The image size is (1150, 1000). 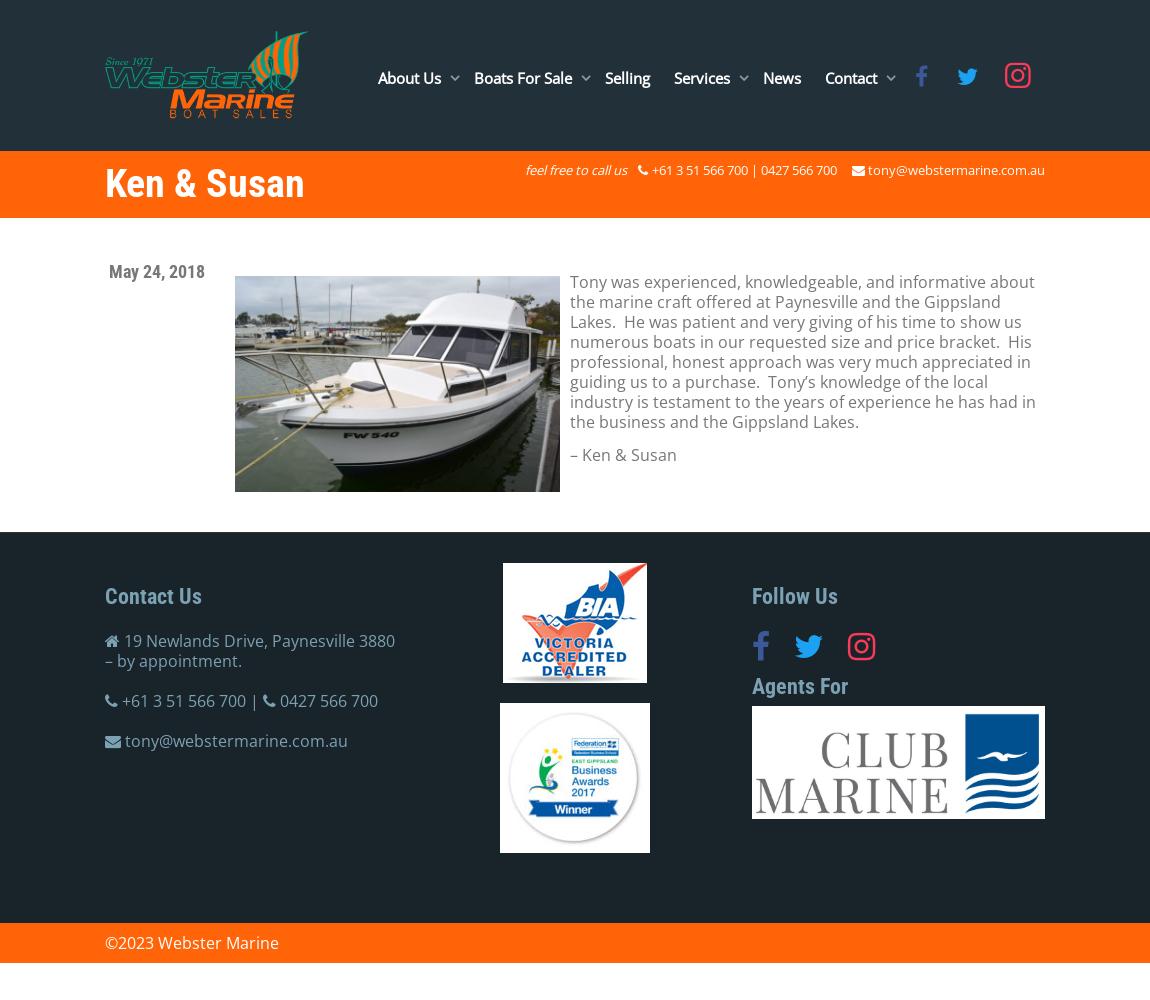 What do you see at coordinates (191, 942) in the screenshot?
I see `'©2023 Webster Marine'` at bounding box center [191, 942].